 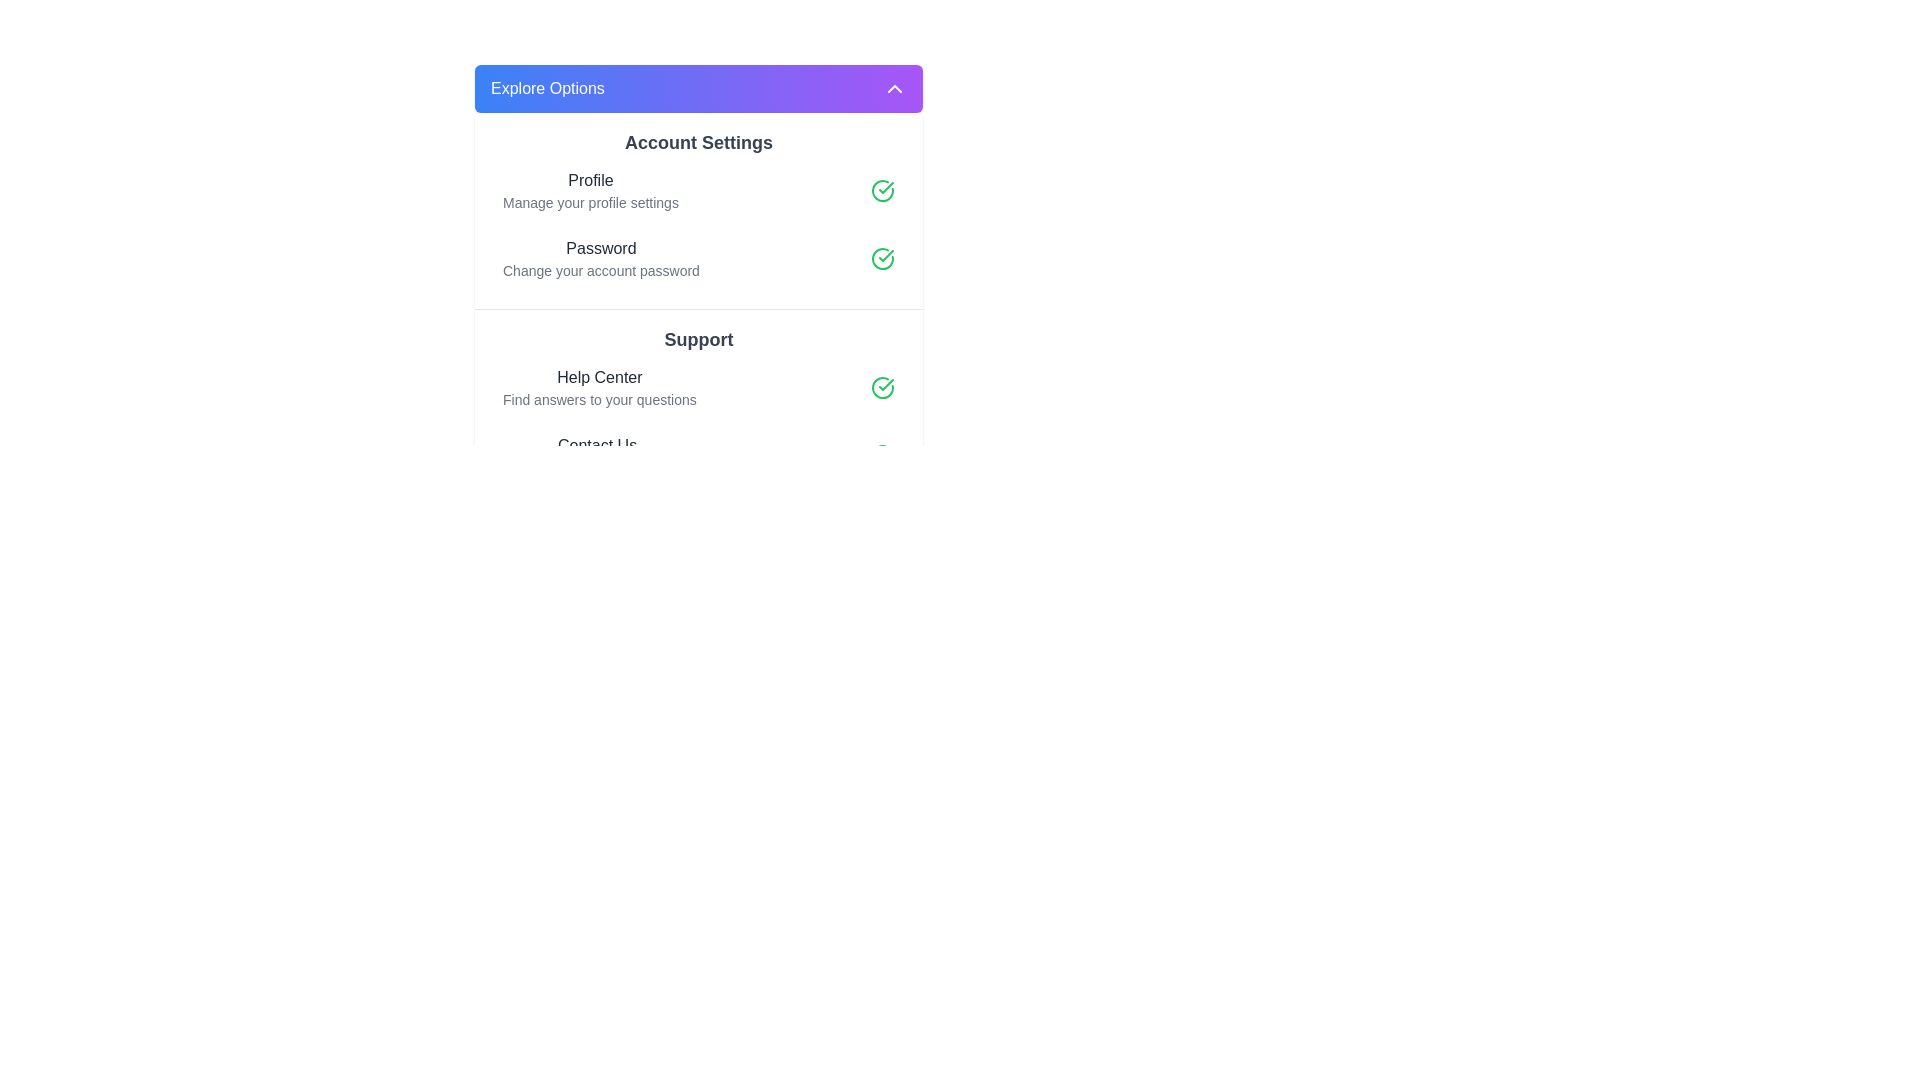 I want to click on the upward-pointing chevron icon located at the right edge of the 'Explore Options' button, which features a vibrant purple gradient theme, so click(x=893, y=87).